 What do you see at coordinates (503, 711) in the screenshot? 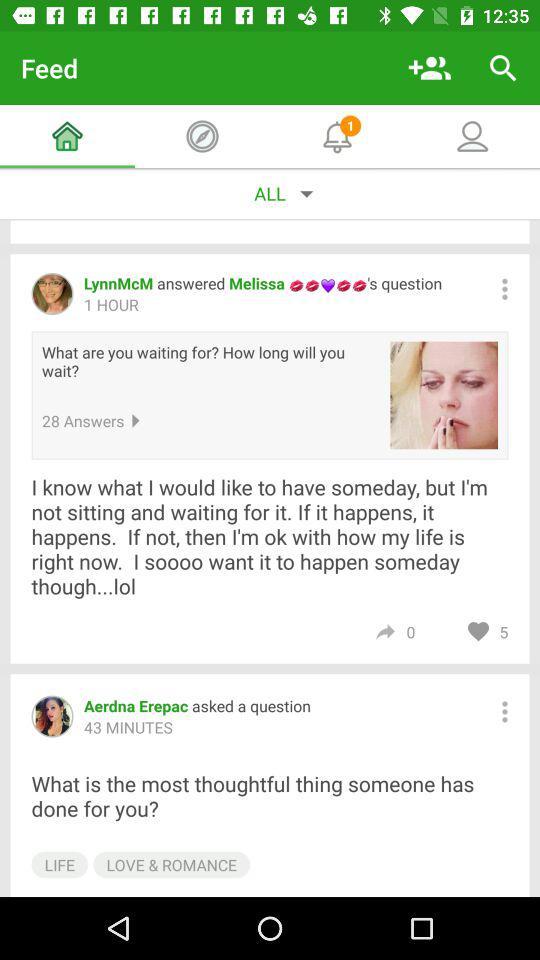
I see `further options` at bounding box center [503, 711].